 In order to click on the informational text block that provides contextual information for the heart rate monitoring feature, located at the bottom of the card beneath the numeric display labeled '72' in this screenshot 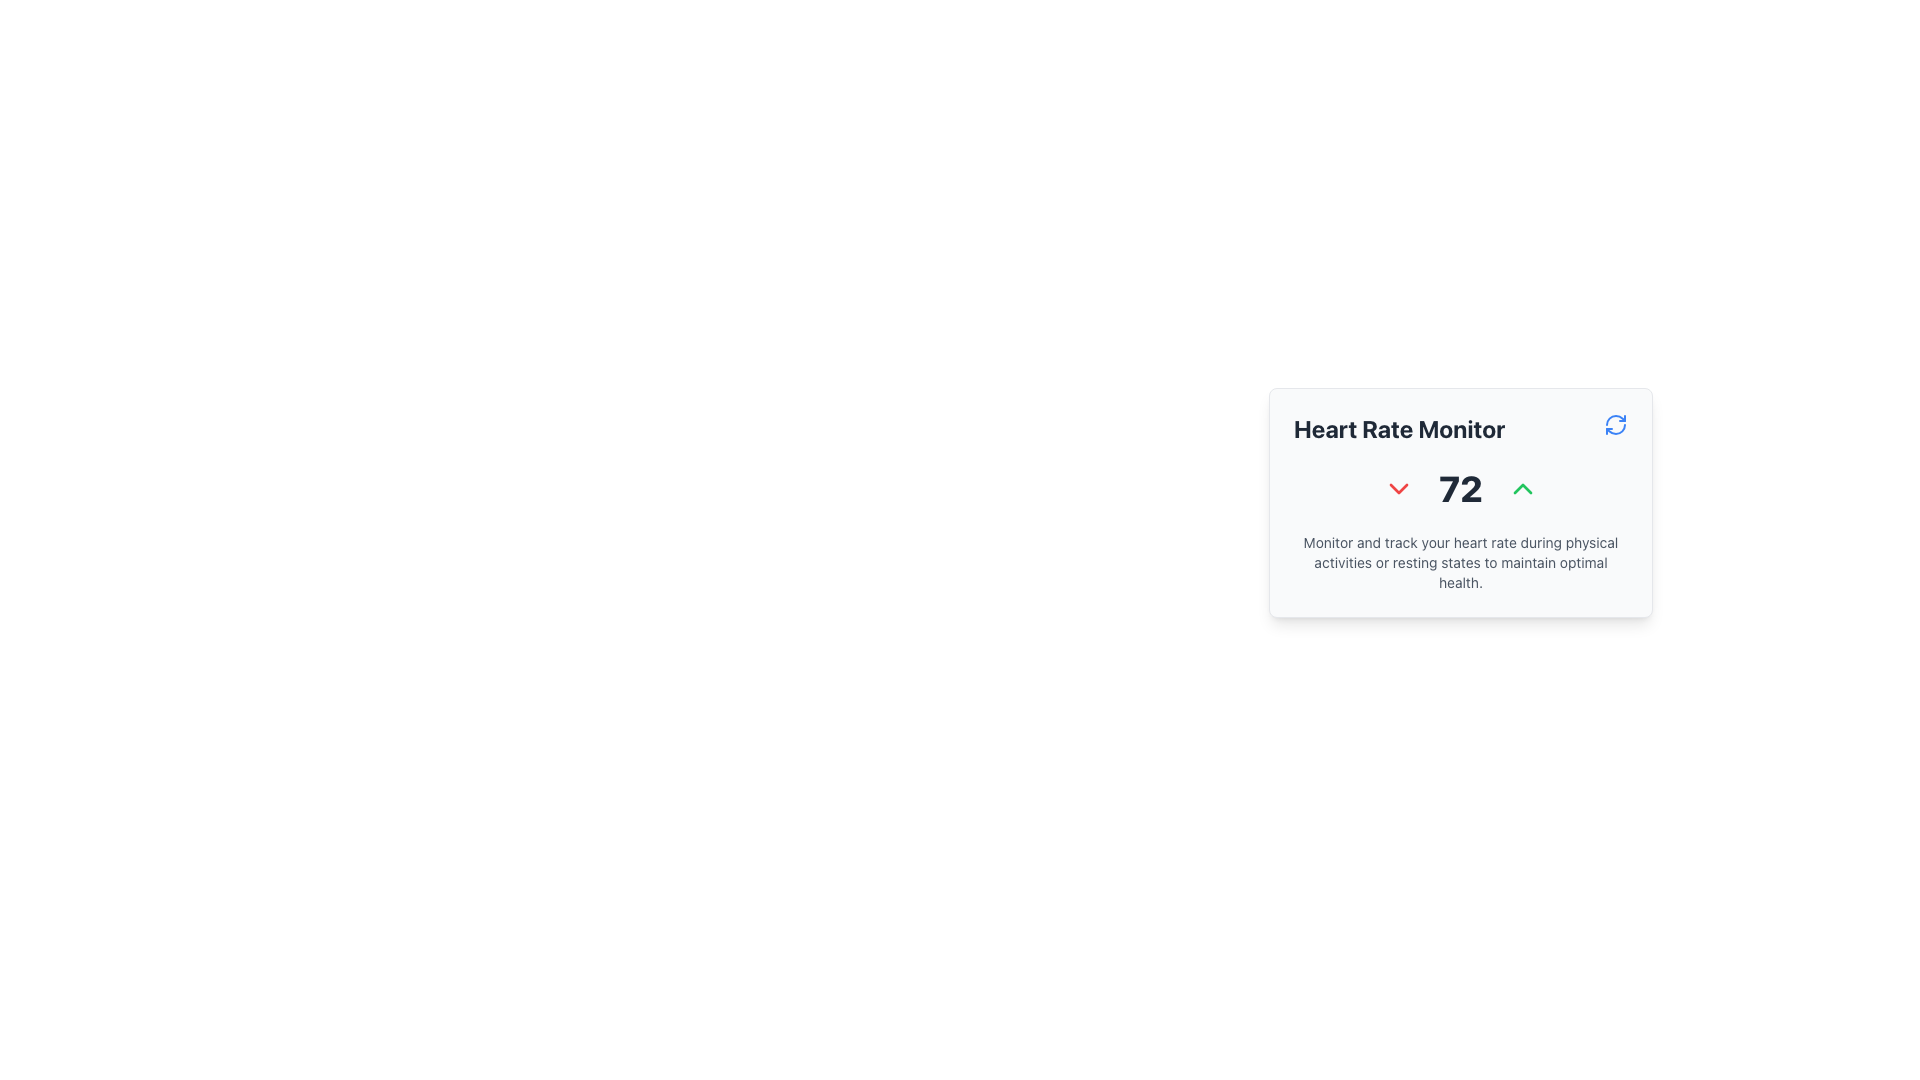, I will do `click(1460, 563)`.